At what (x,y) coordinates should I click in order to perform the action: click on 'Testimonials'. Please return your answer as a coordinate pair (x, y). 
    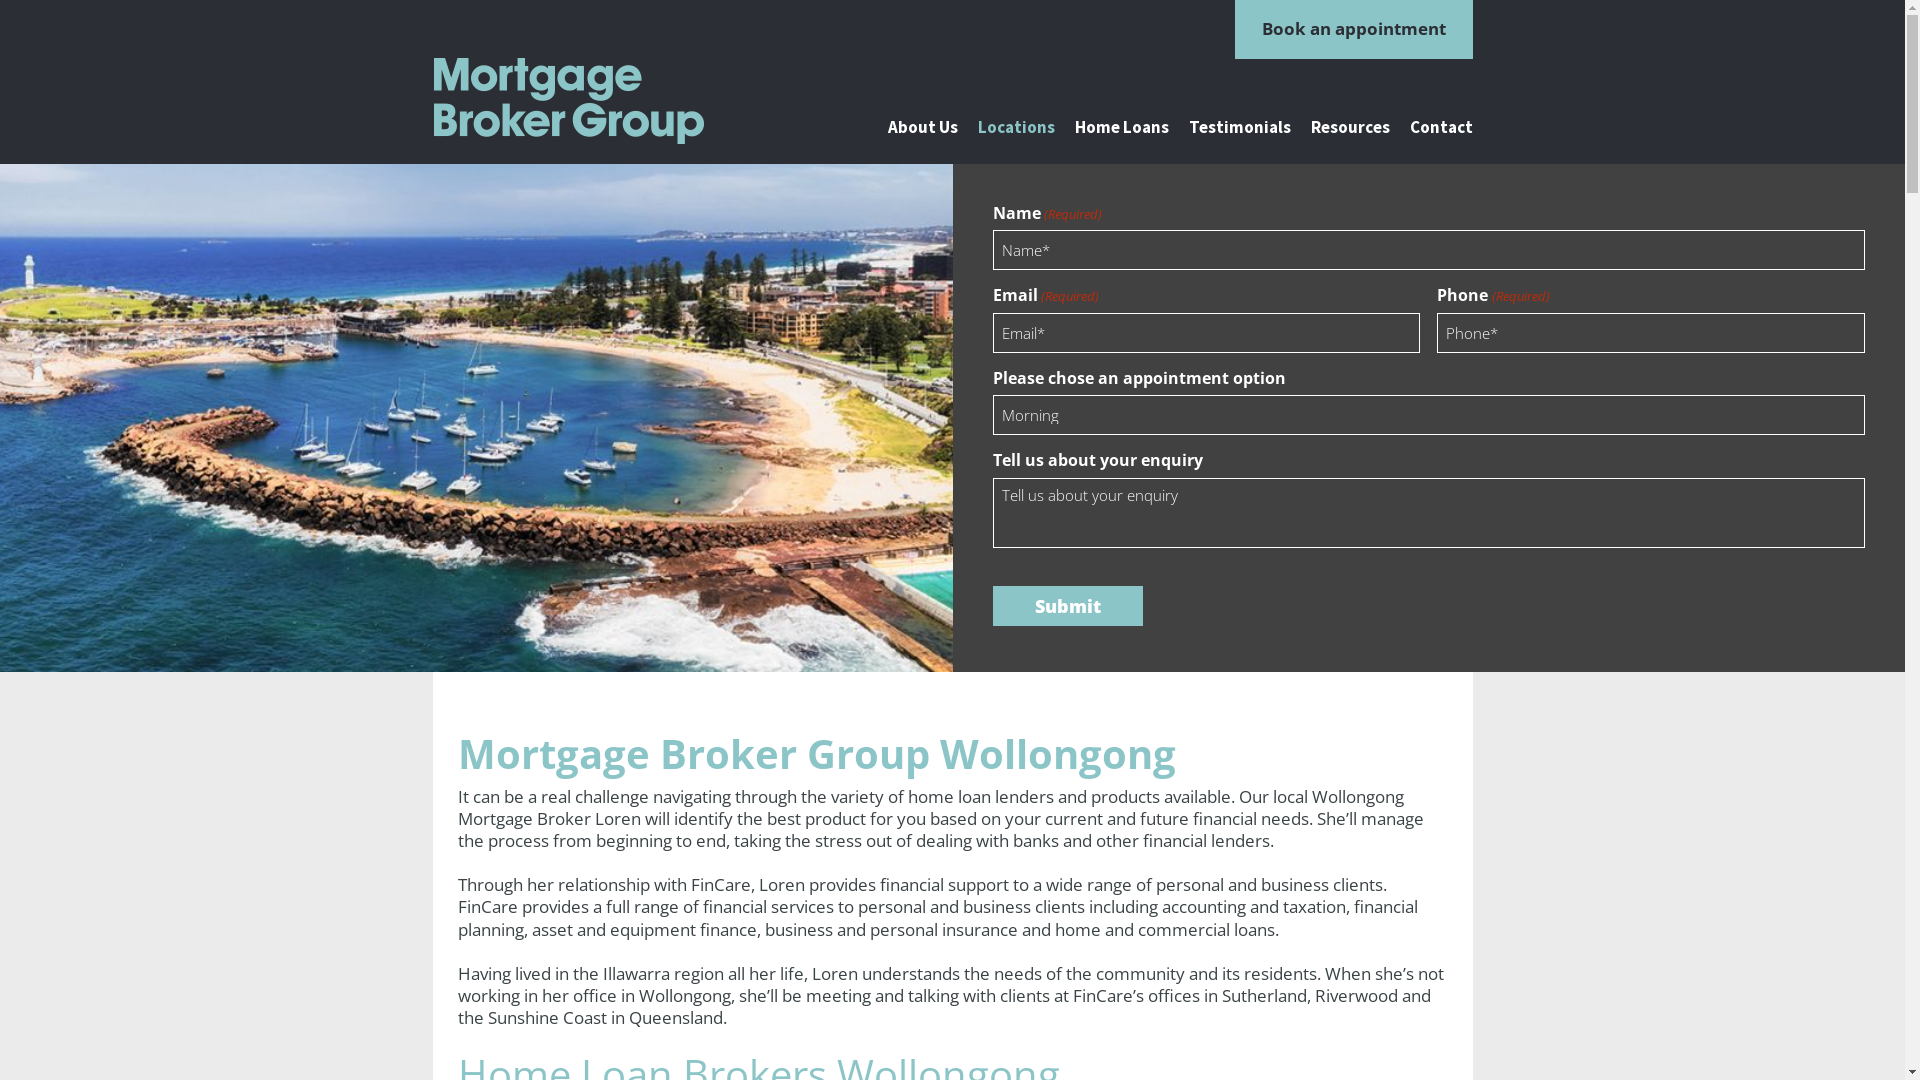
    Looking at the image, I should click on (1188, 127).